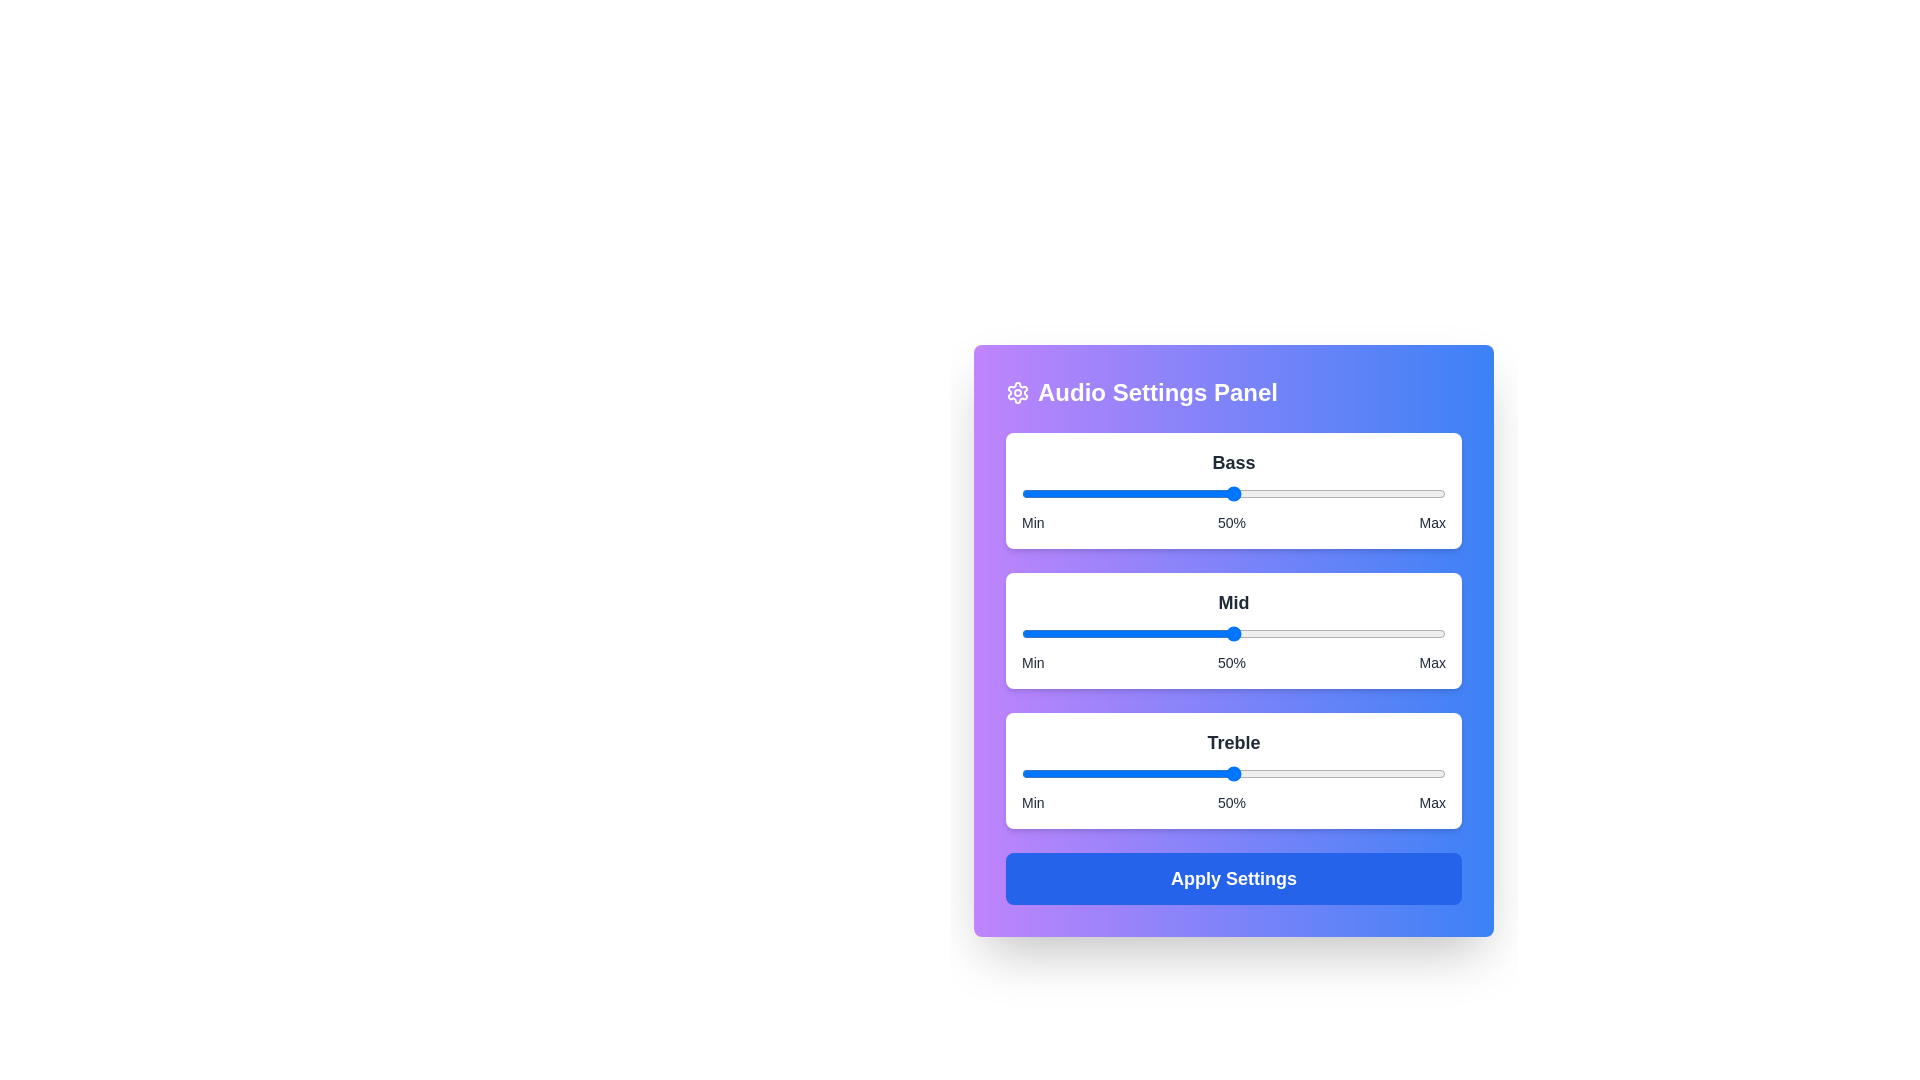 This screenshot has height=1080, width=1920. What do you see at coordinates (1389, 633) in the screenshot?
I see `slider` at bounding box center [1389, 633].